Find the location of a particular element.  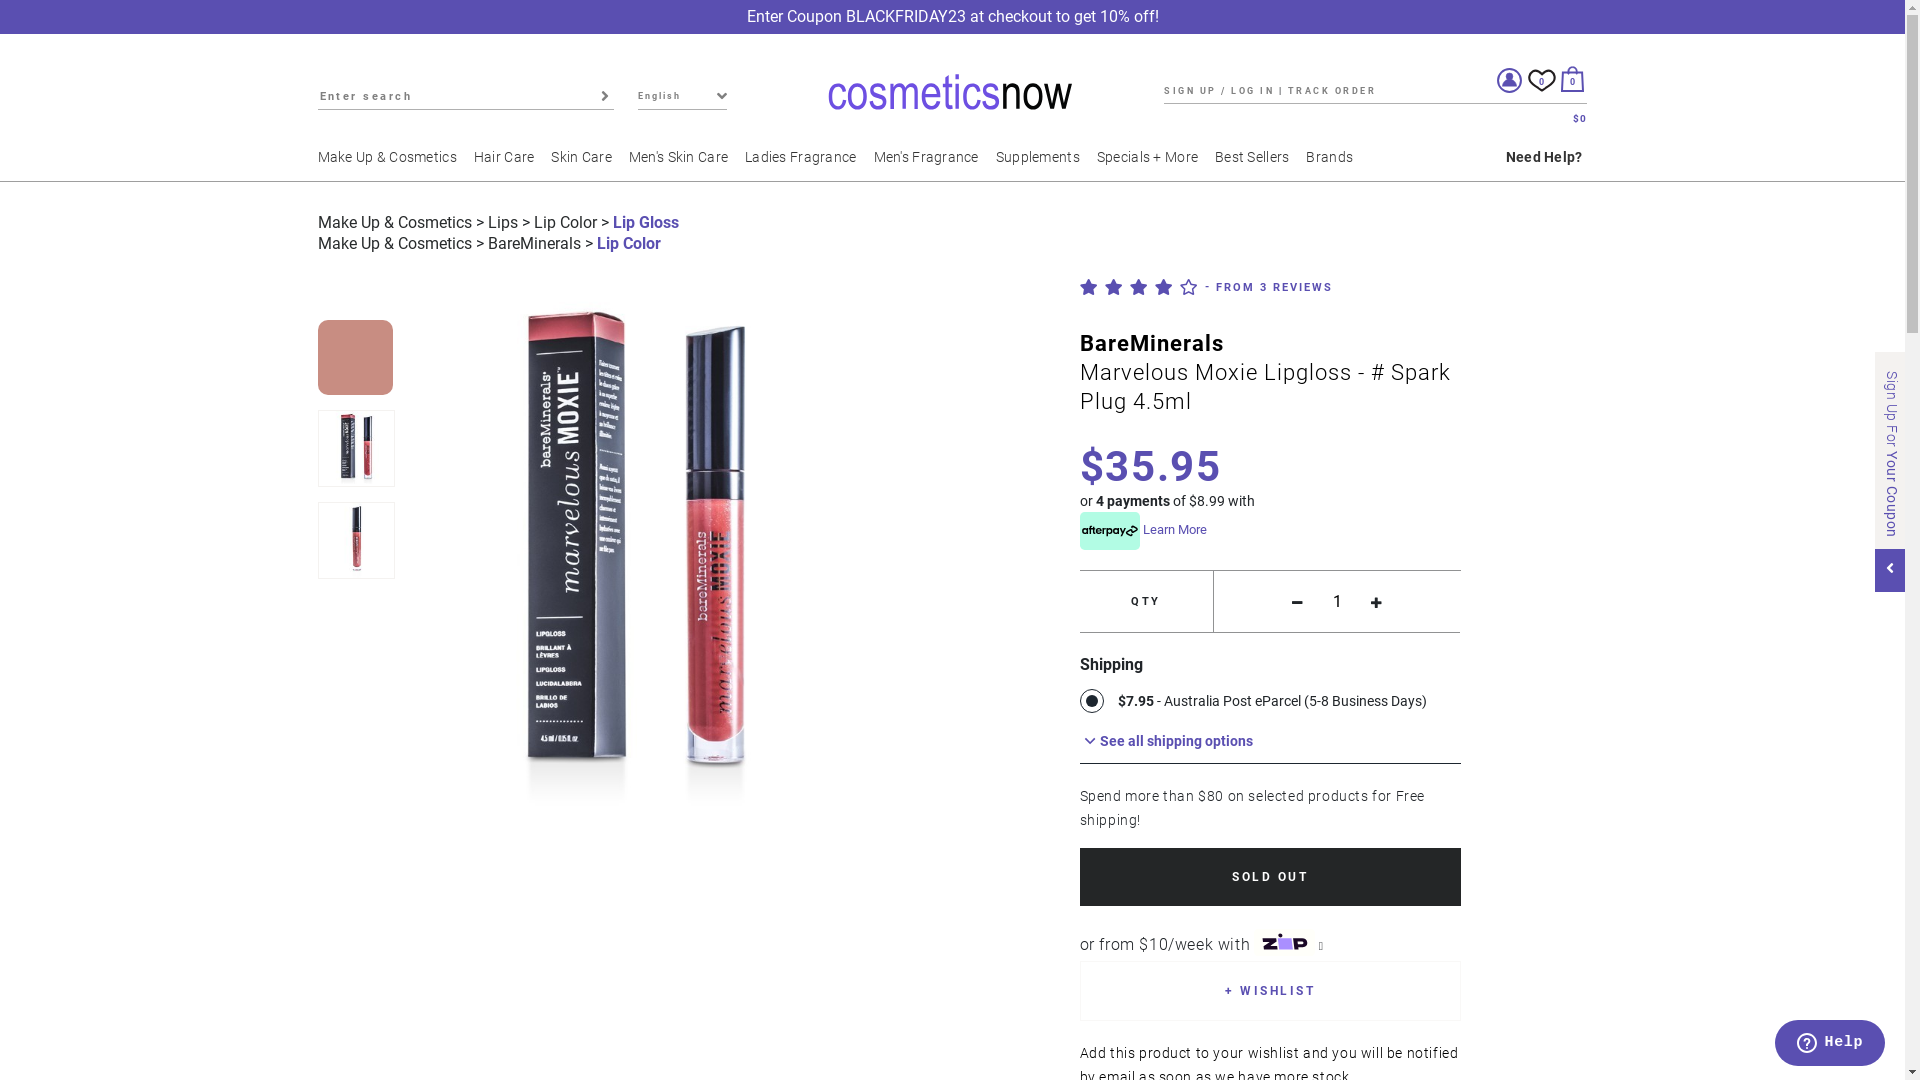

'Specials + More' is located at coordinates (1153, 164).